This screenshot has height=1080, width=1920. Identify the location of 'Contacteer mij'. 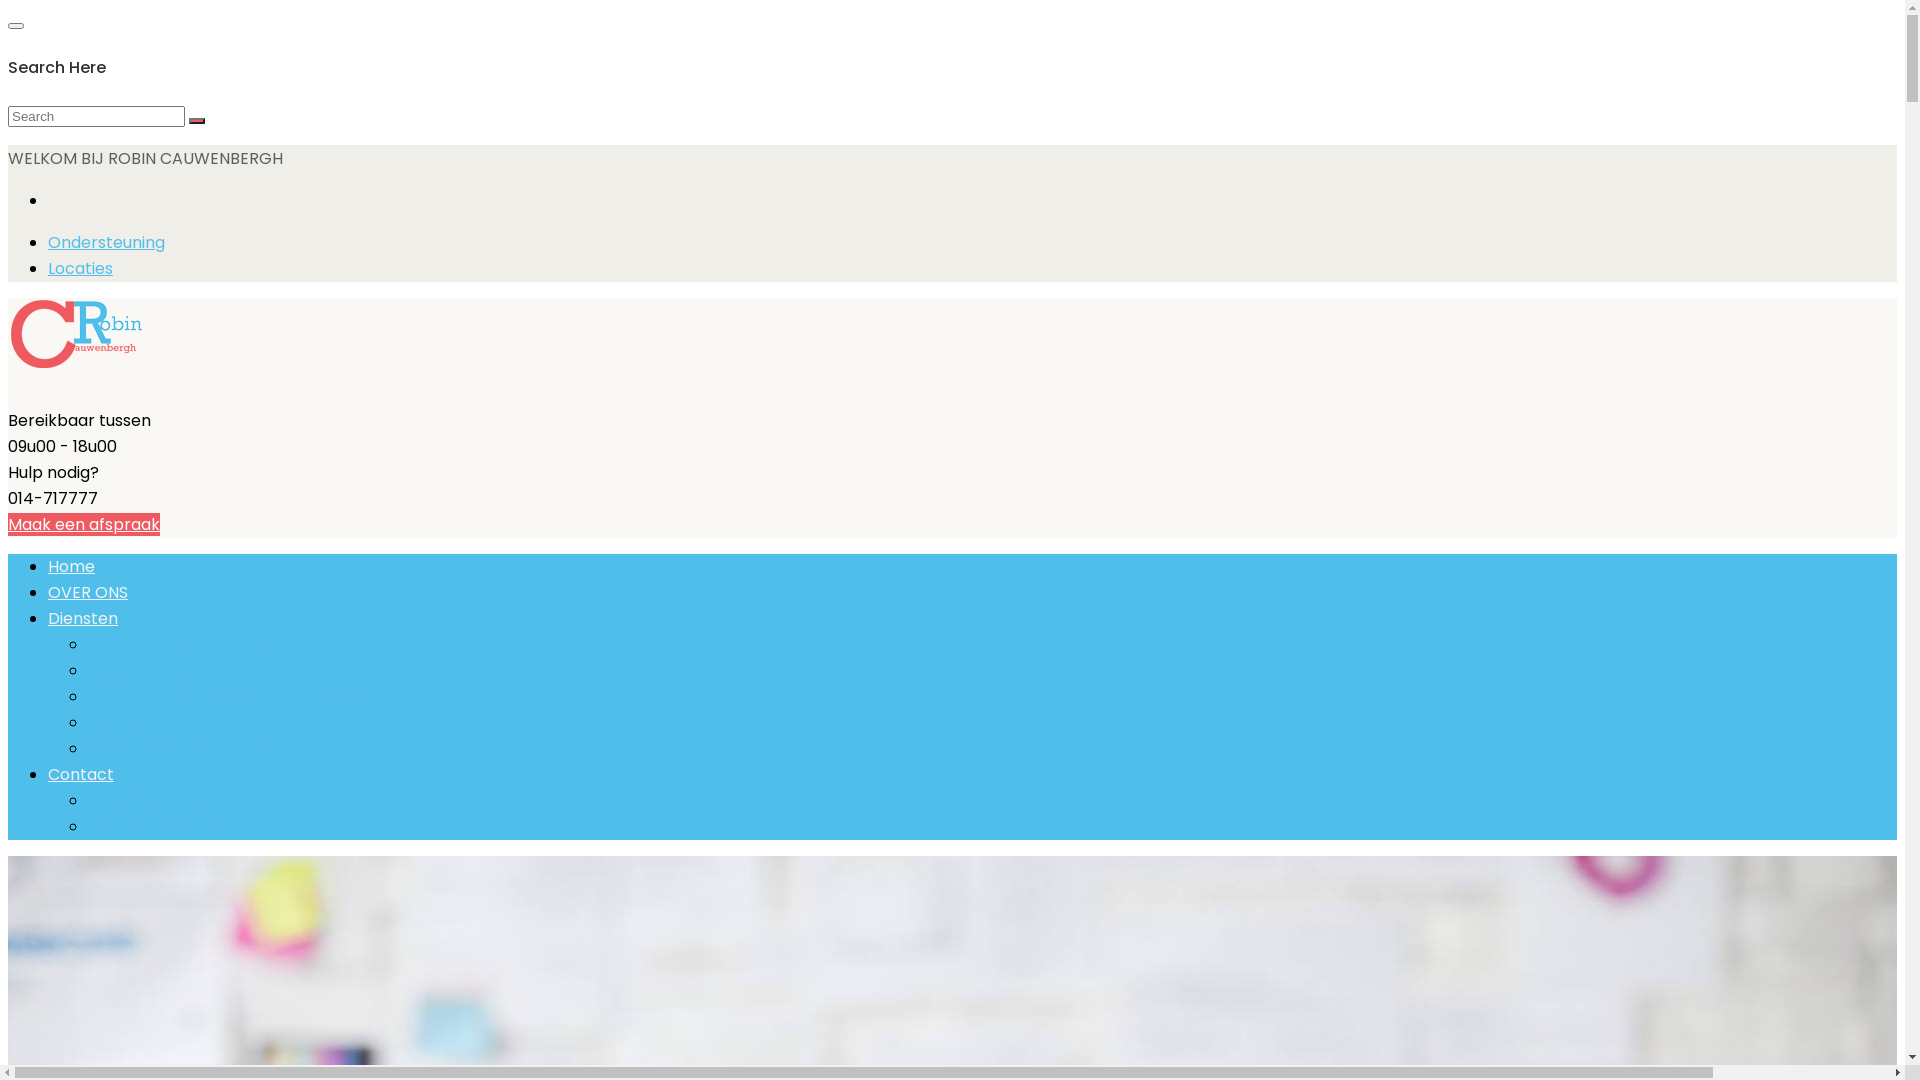
(146, 799).